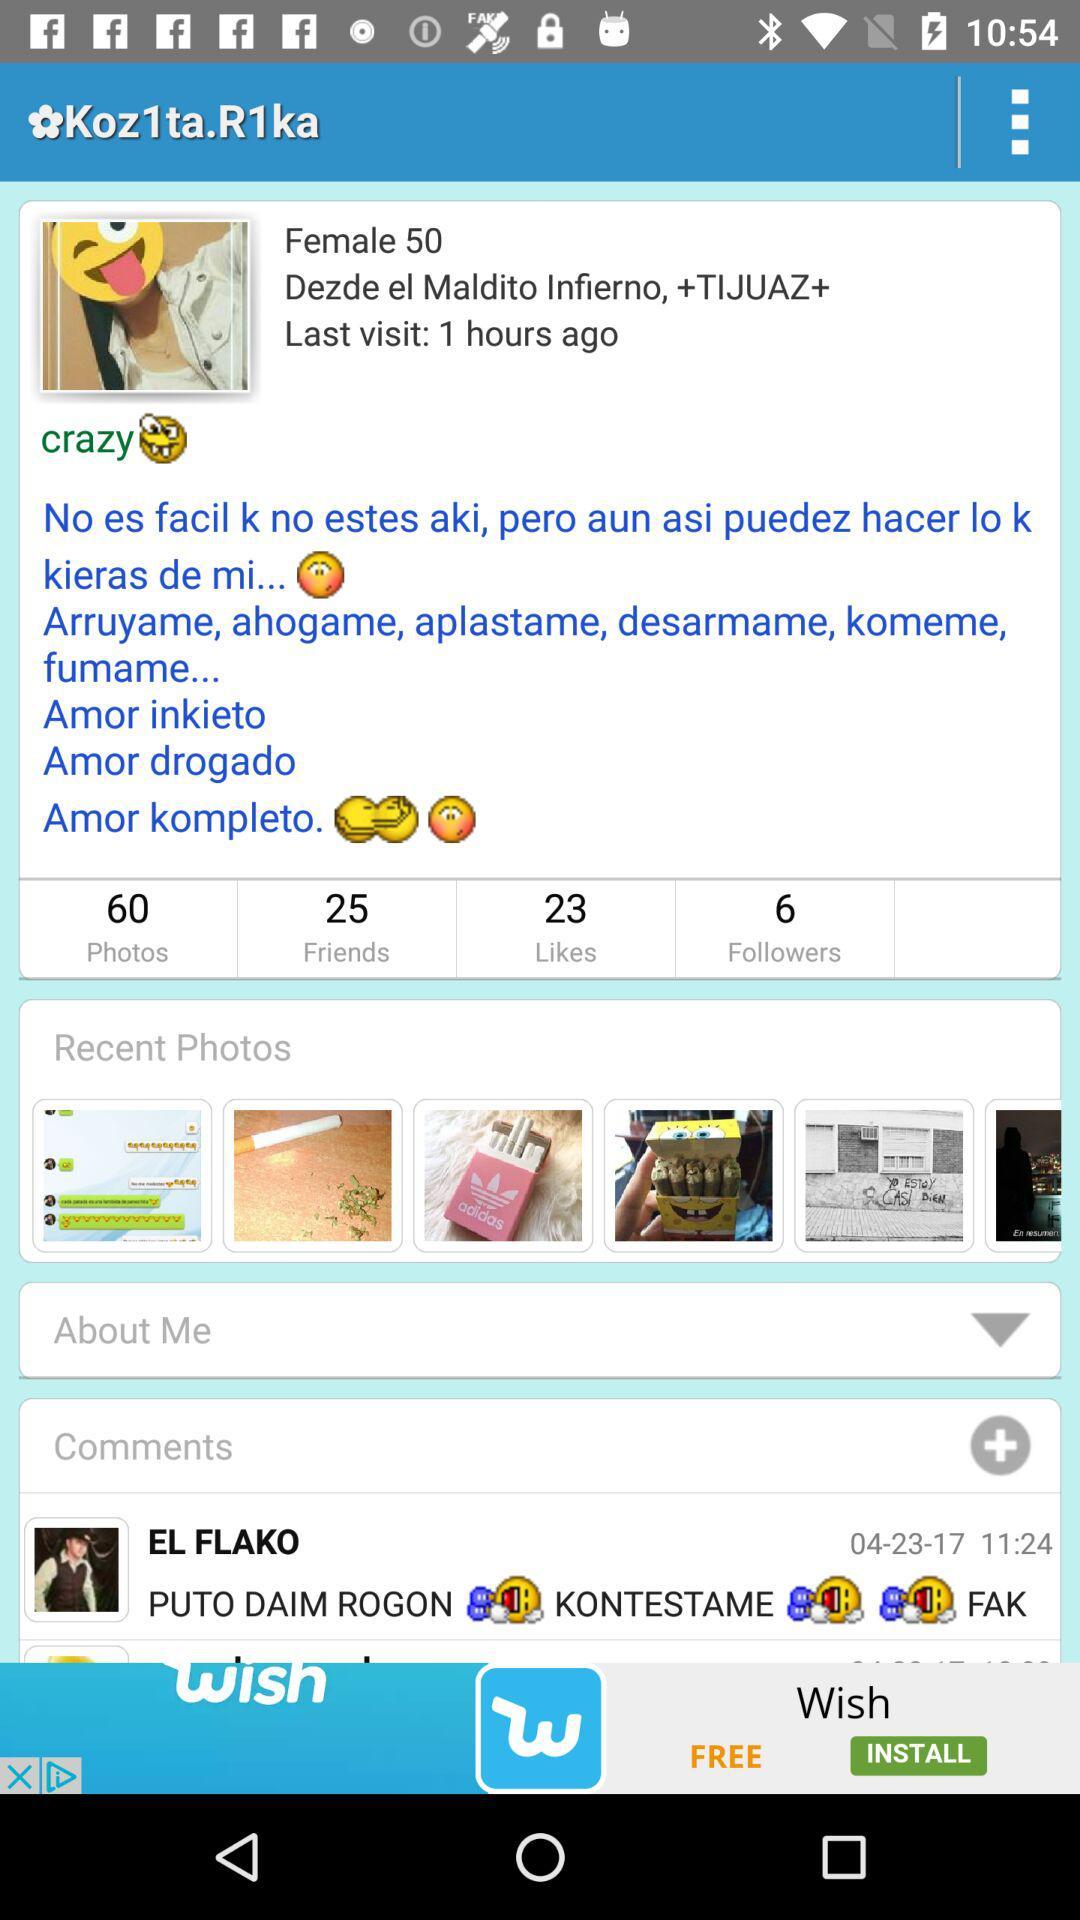 This screenshot has width=1080, height=1920. Describe the element at coordinates (1020, 120) in the screenshot. I see `the more icon` at that location.